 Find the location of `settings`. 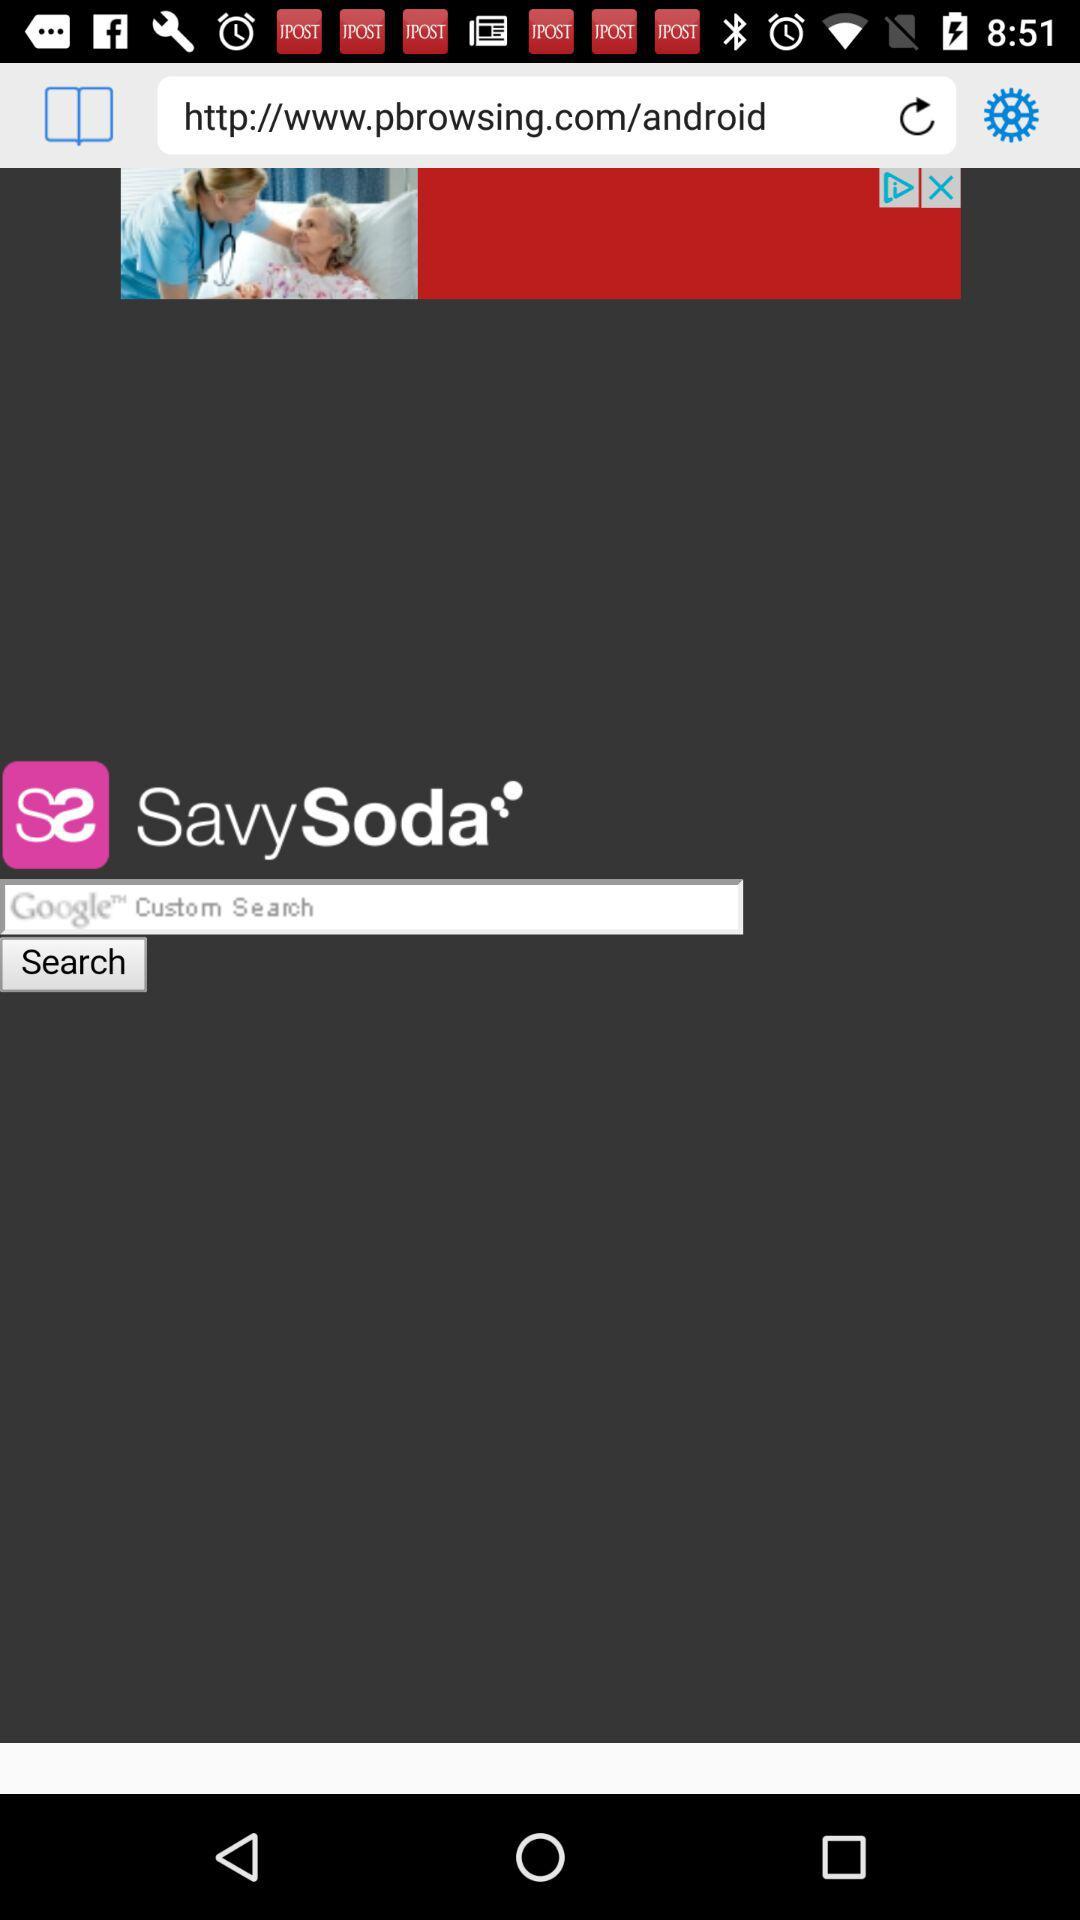

settings is located at coordinates (1011, 114).